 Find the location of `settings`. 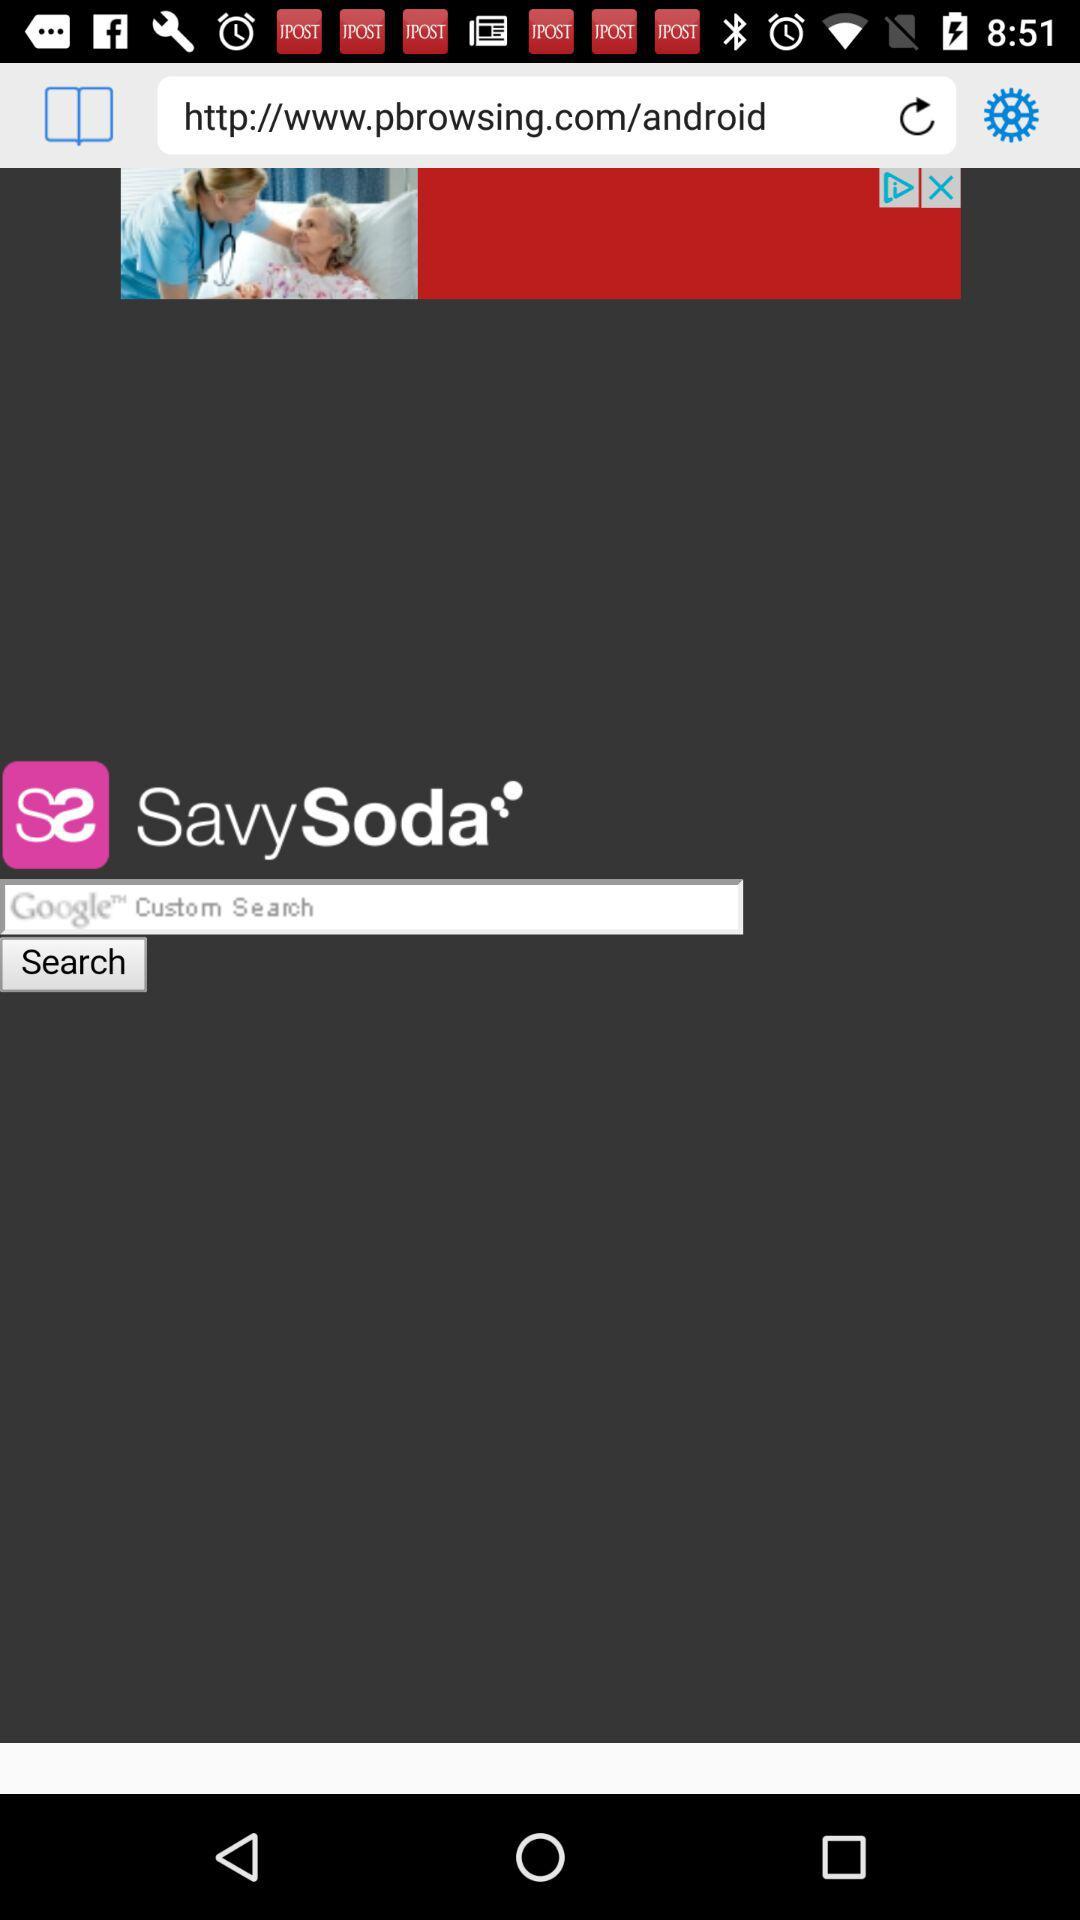

settings is located at coordinates (1011, 114).